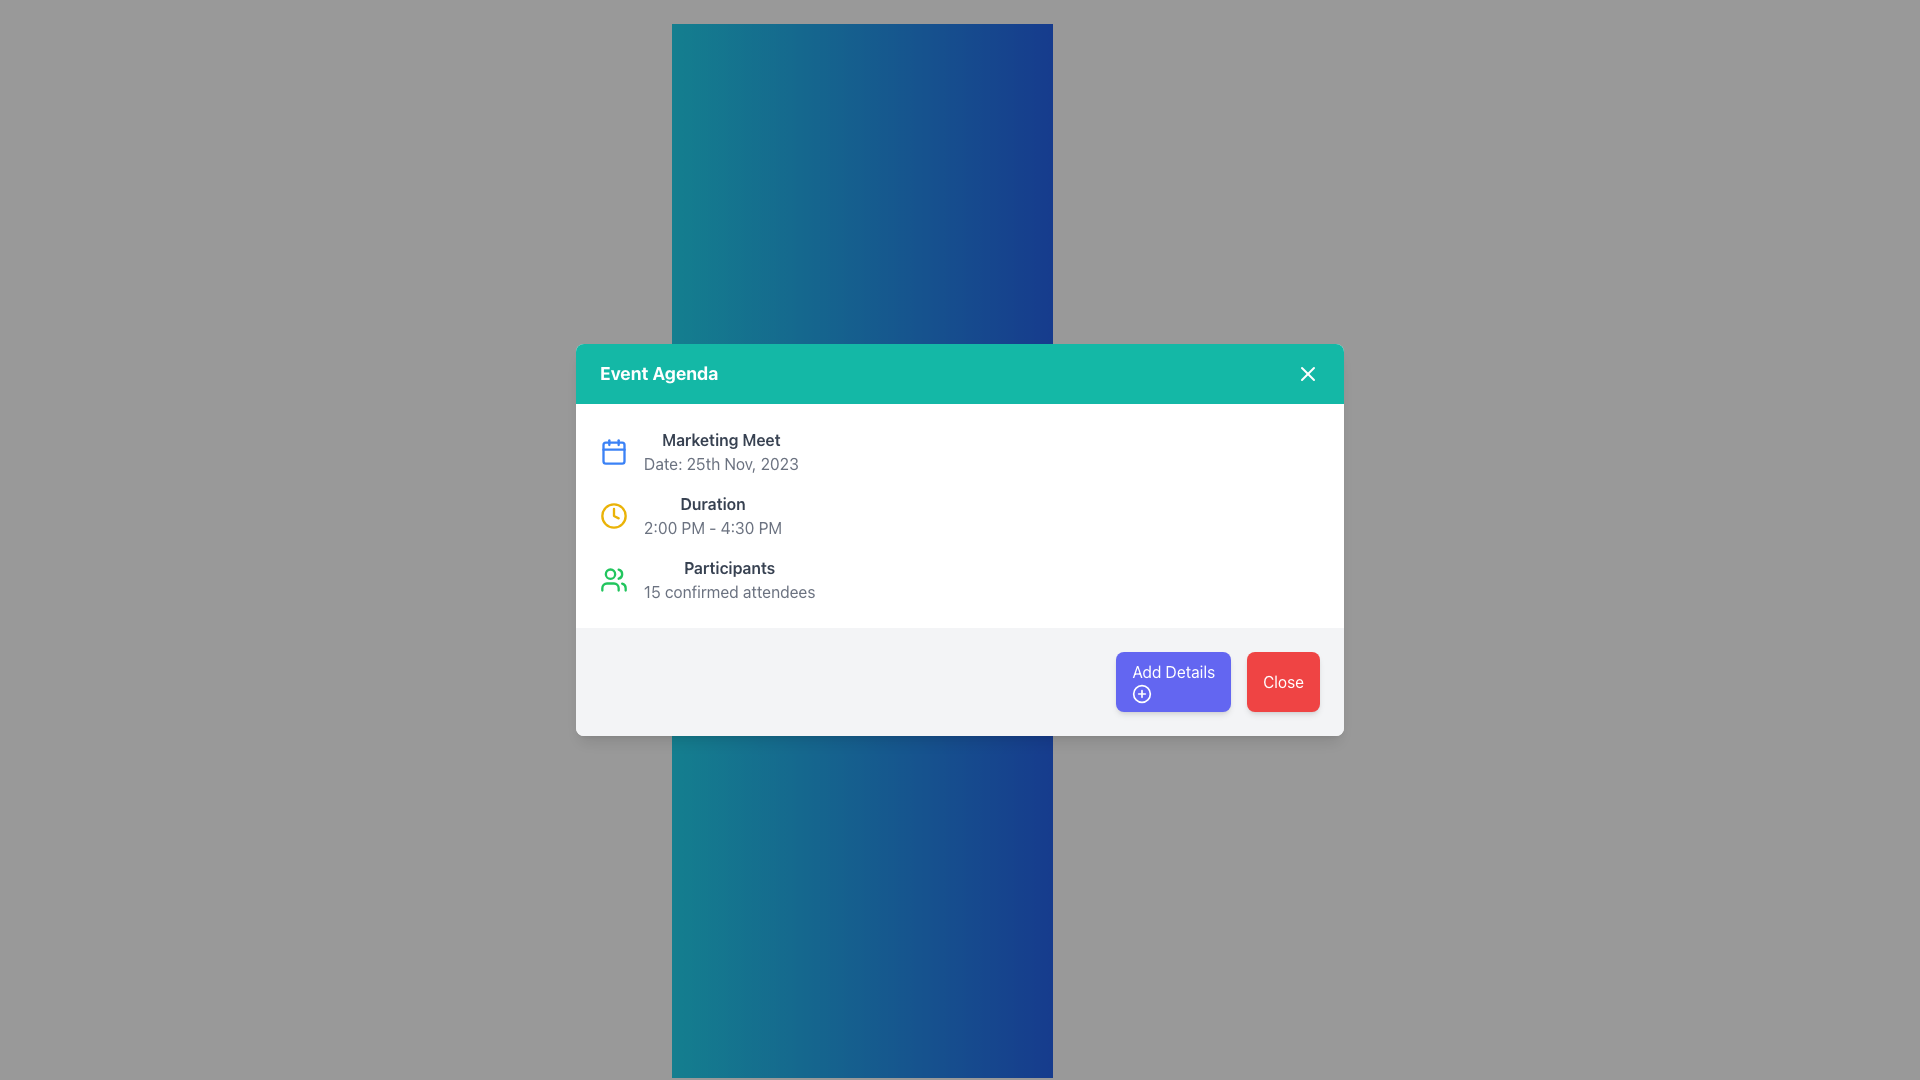 The image size is (1920, 1080). Describe the element at coordinates (1283, 681) in the screenshot. I see `the 'Close' button located at the bottom-right corner of the dialog` at that location.